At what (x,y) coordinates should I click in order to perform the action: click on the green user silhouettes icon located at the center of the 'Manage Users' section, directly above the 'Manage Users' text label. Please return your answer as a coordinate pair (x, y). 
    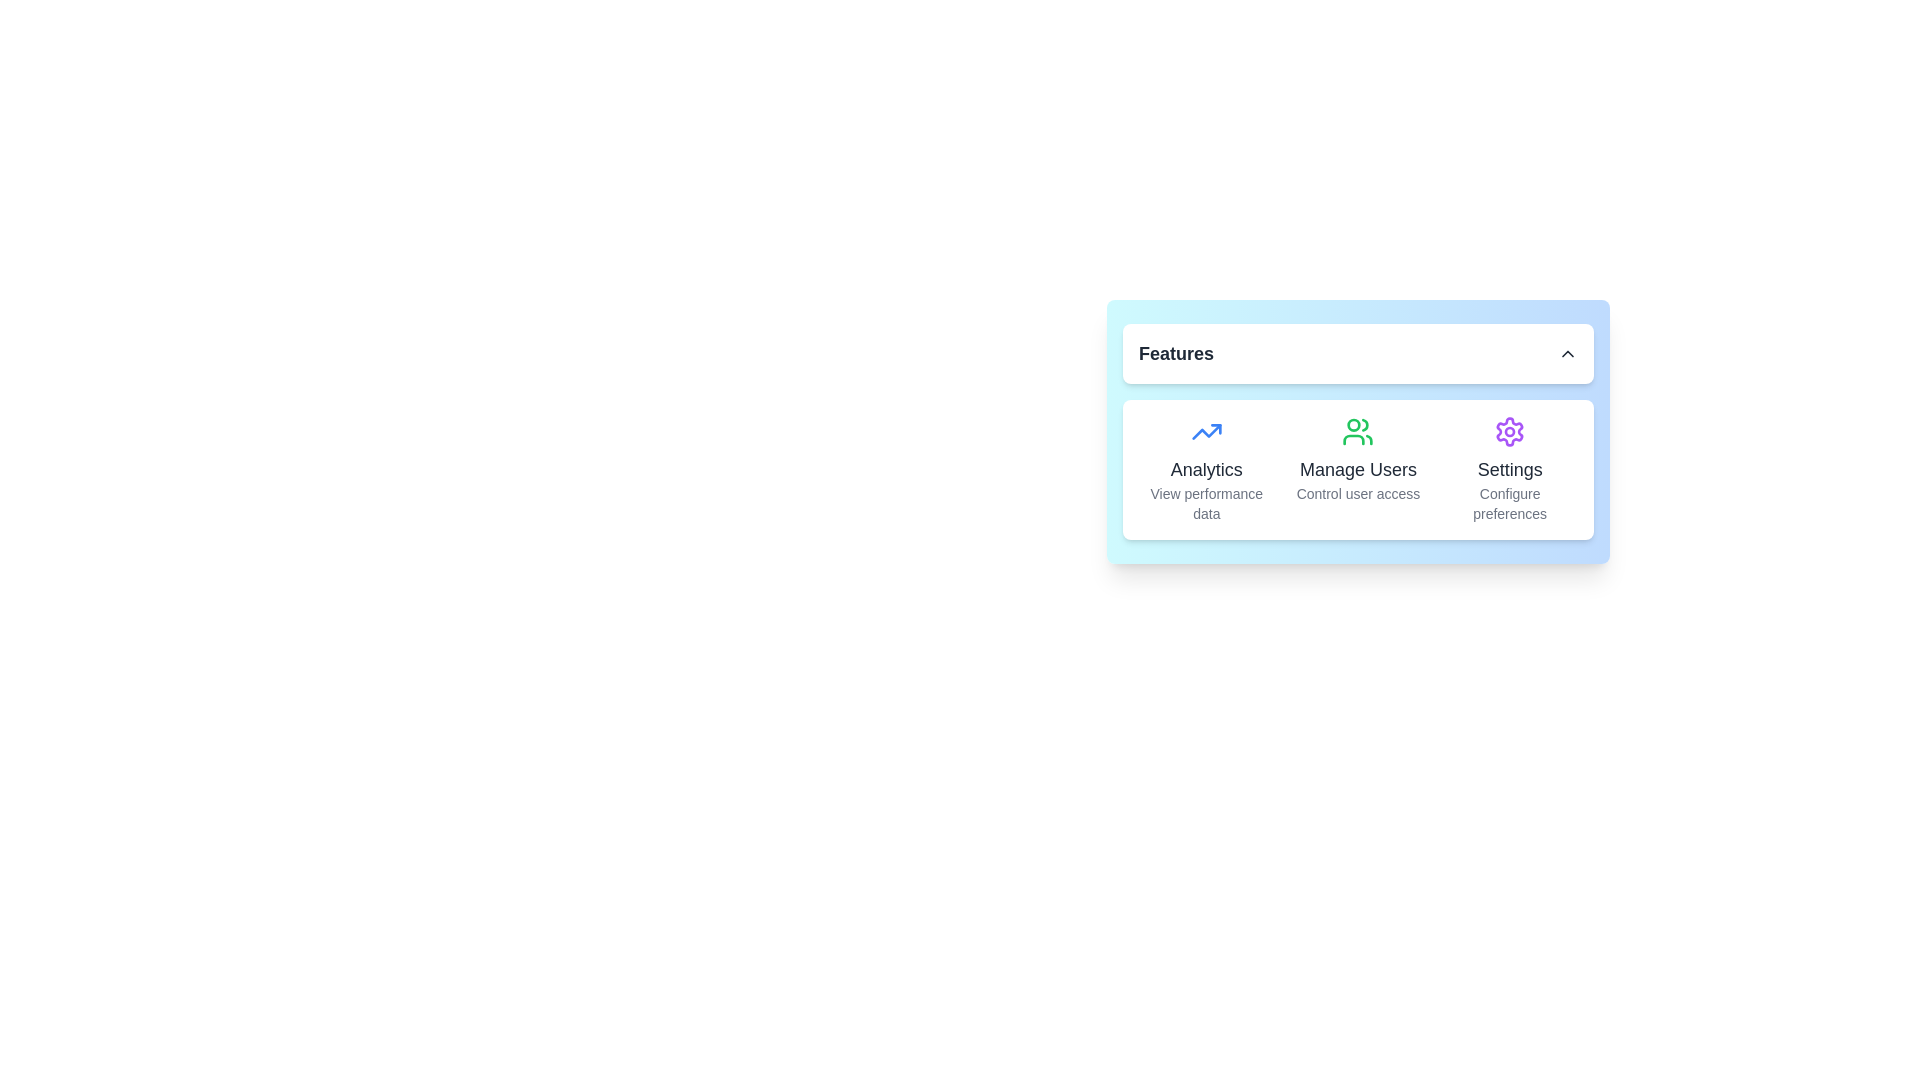
    Looking at the image, I should click on (1358, 431).